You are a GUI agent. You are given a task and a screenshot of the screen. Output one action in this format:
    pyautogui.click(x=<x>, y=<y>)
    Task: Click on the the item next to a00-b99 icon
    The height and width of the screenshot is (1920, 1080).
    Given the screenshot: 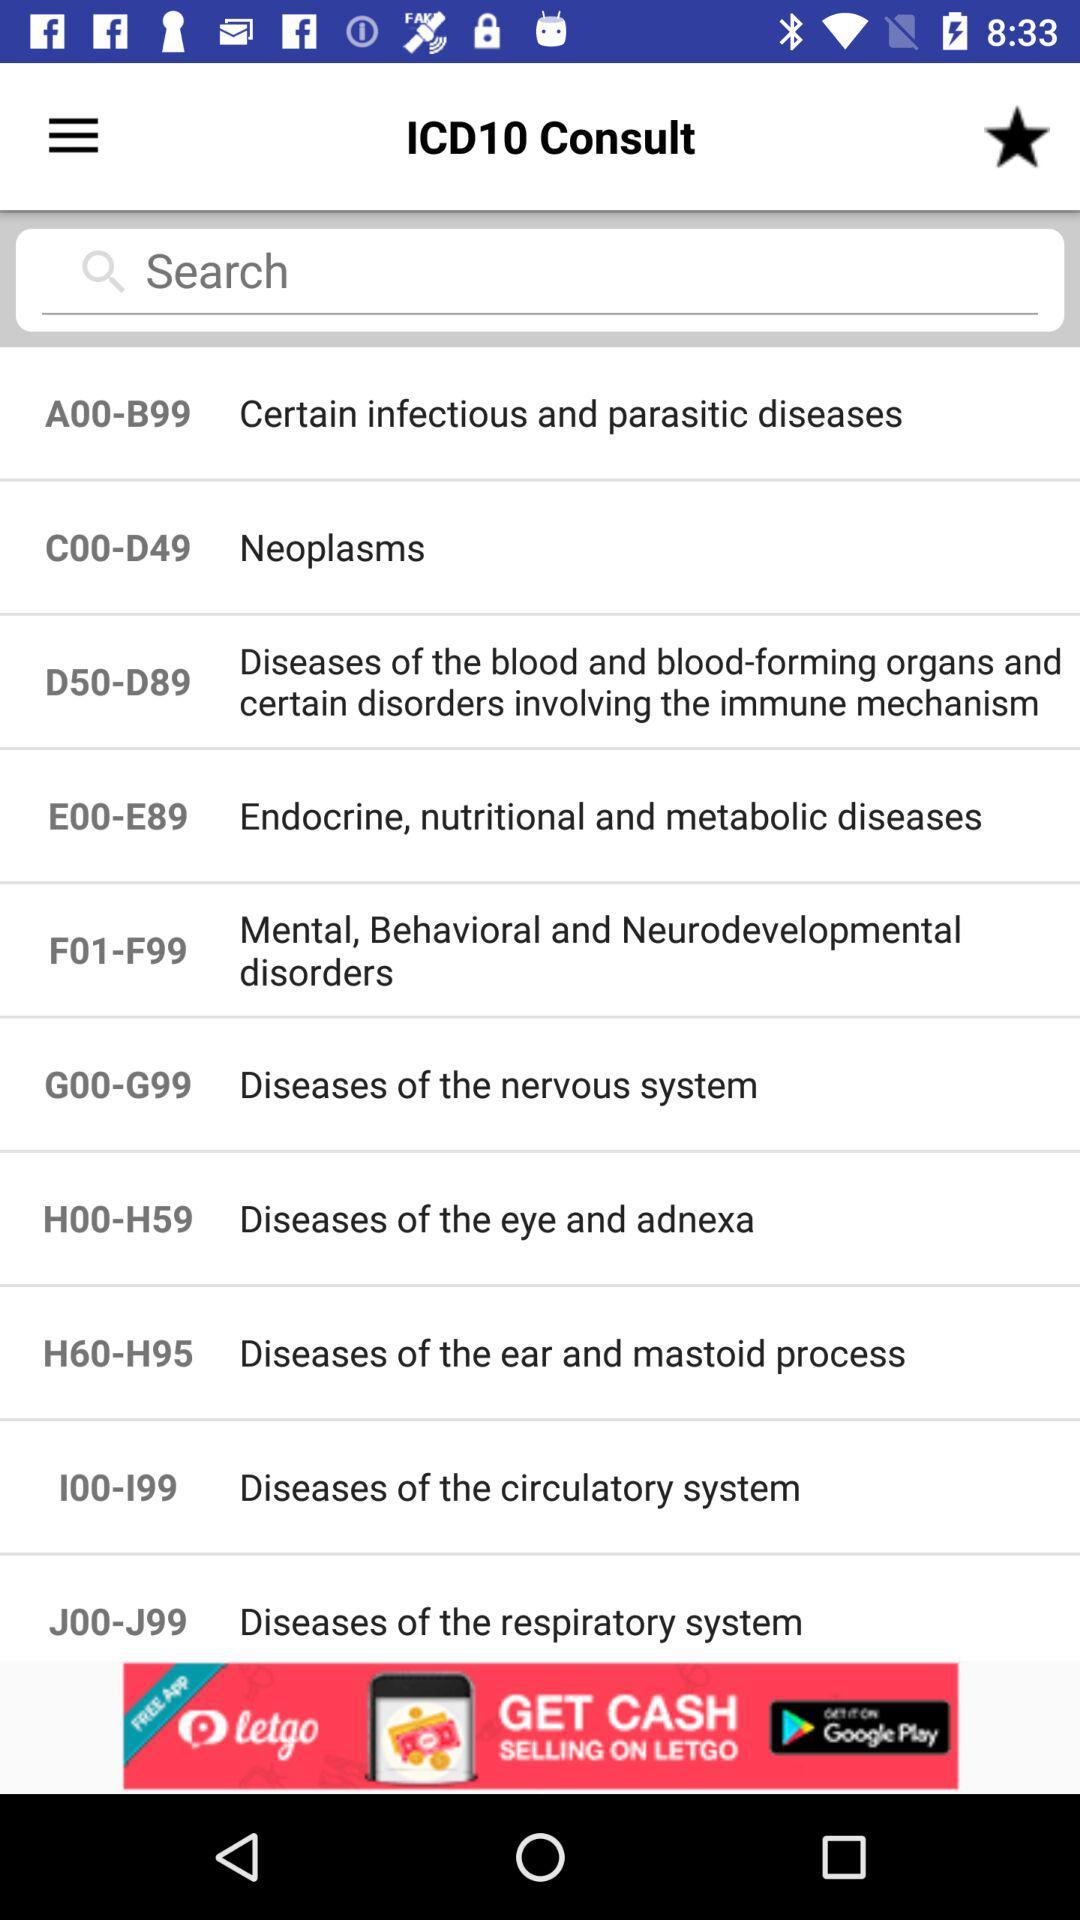 What is the action you would take?
    pyautogui.click(x=658, y=547)
    